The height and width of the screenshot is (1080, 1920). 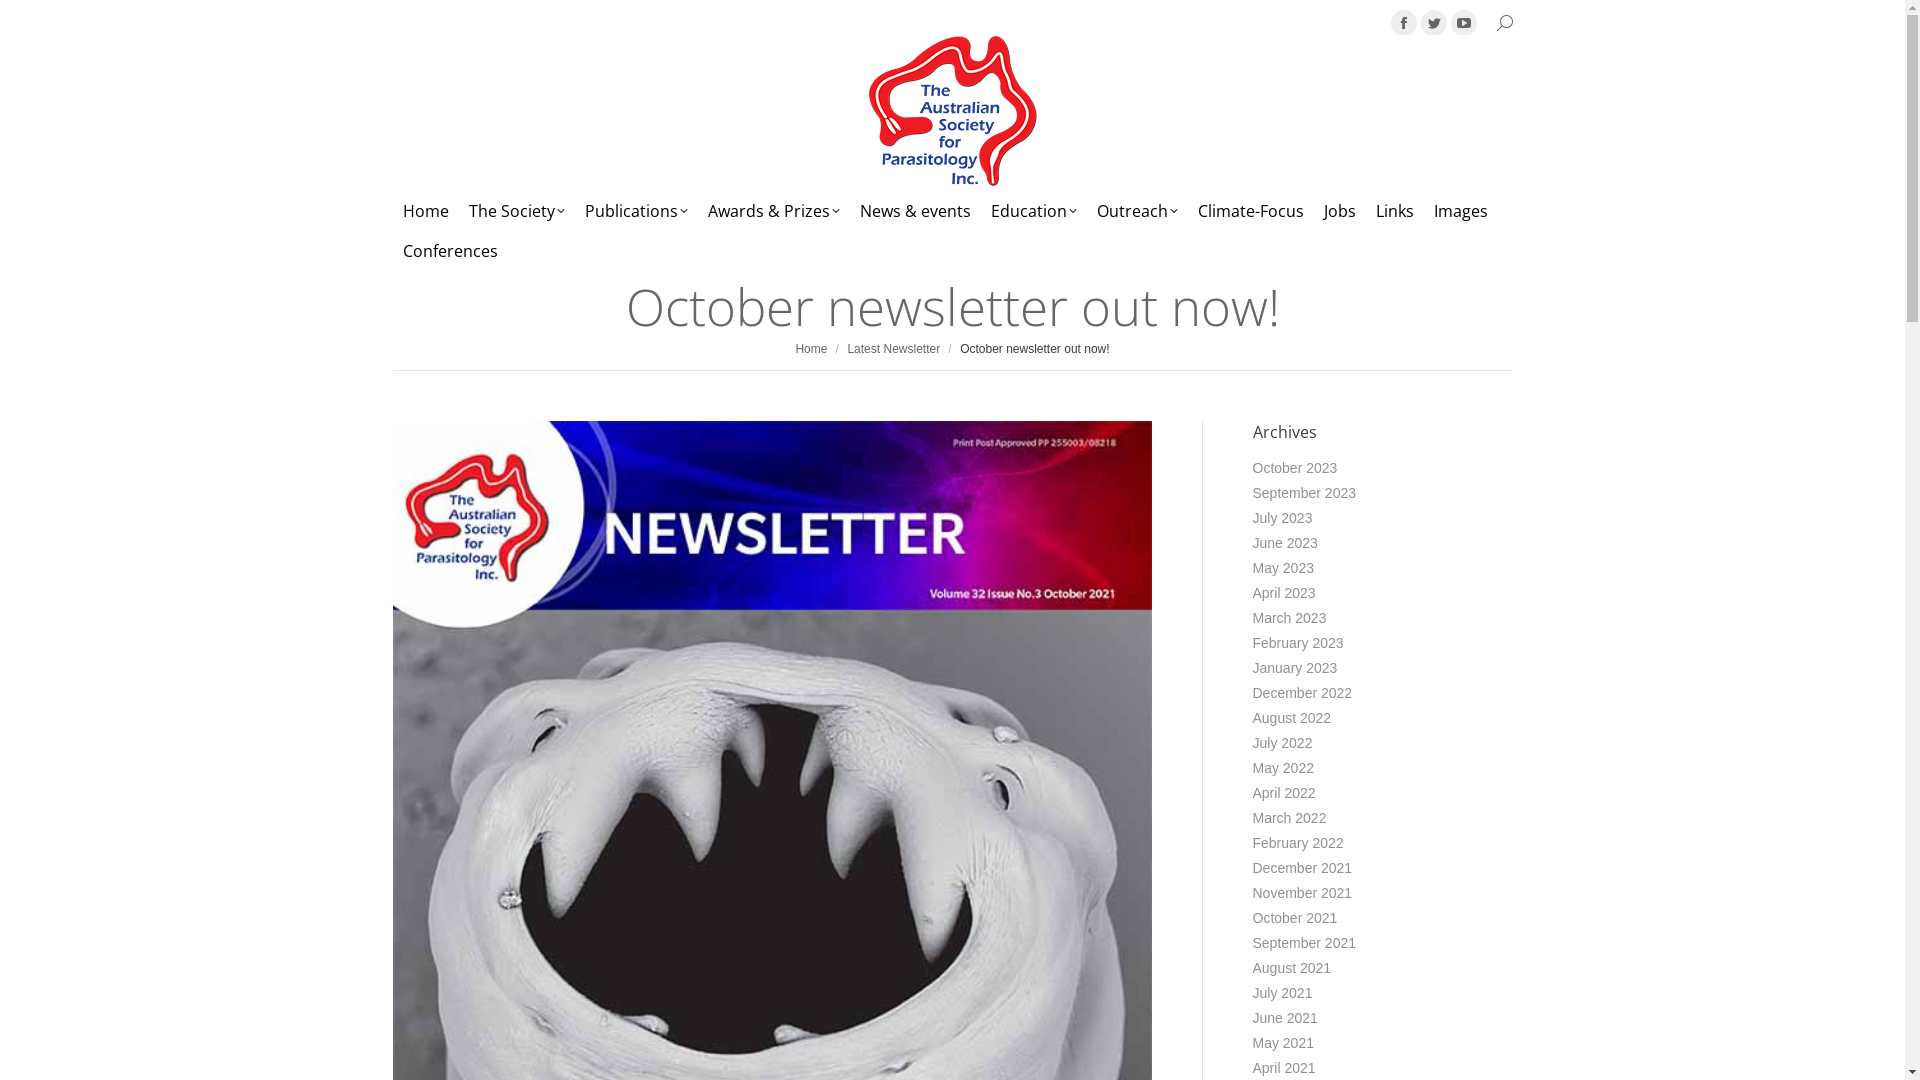 What do you see at coordinates (29, 20) in the screenshot?
I see `'Go!'` at bounding box center [29, 20].